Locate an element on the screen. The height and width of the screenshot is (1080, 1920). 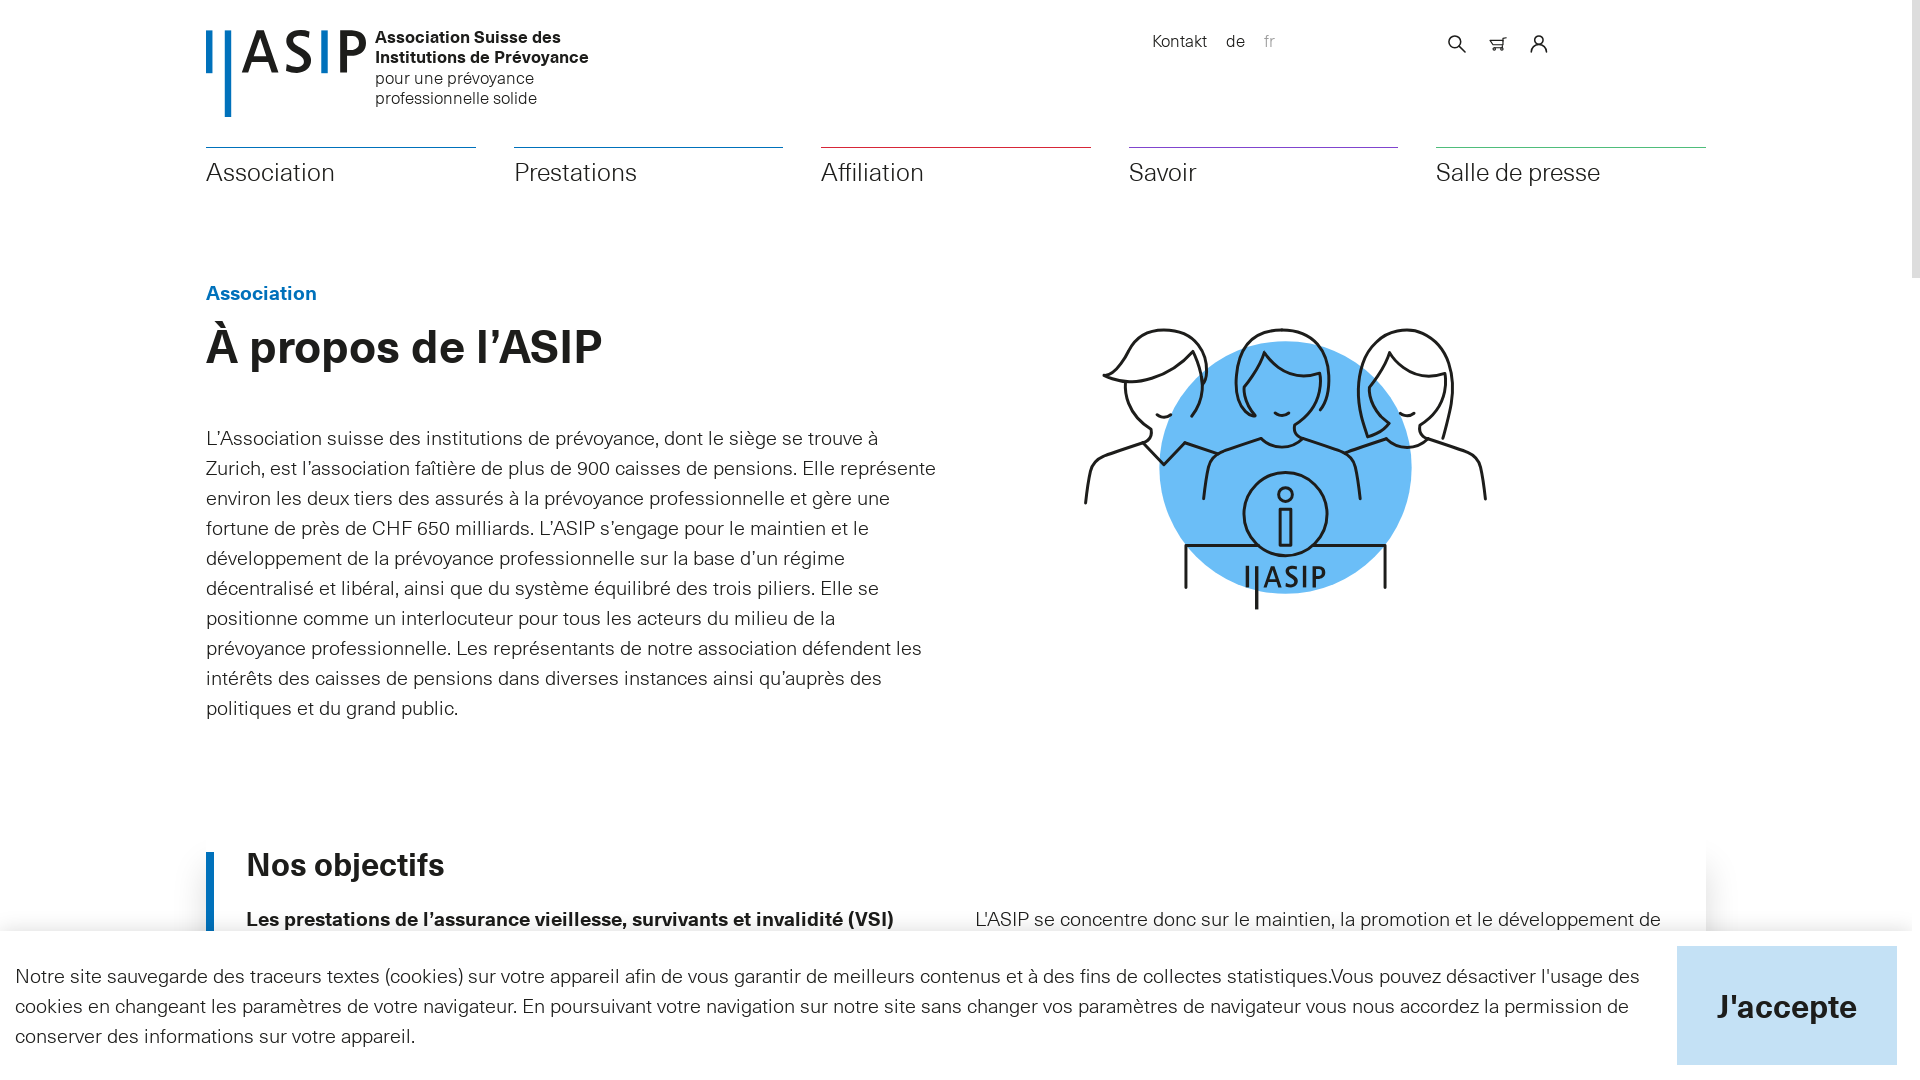
'de' is located at coordinates (1234, 39).